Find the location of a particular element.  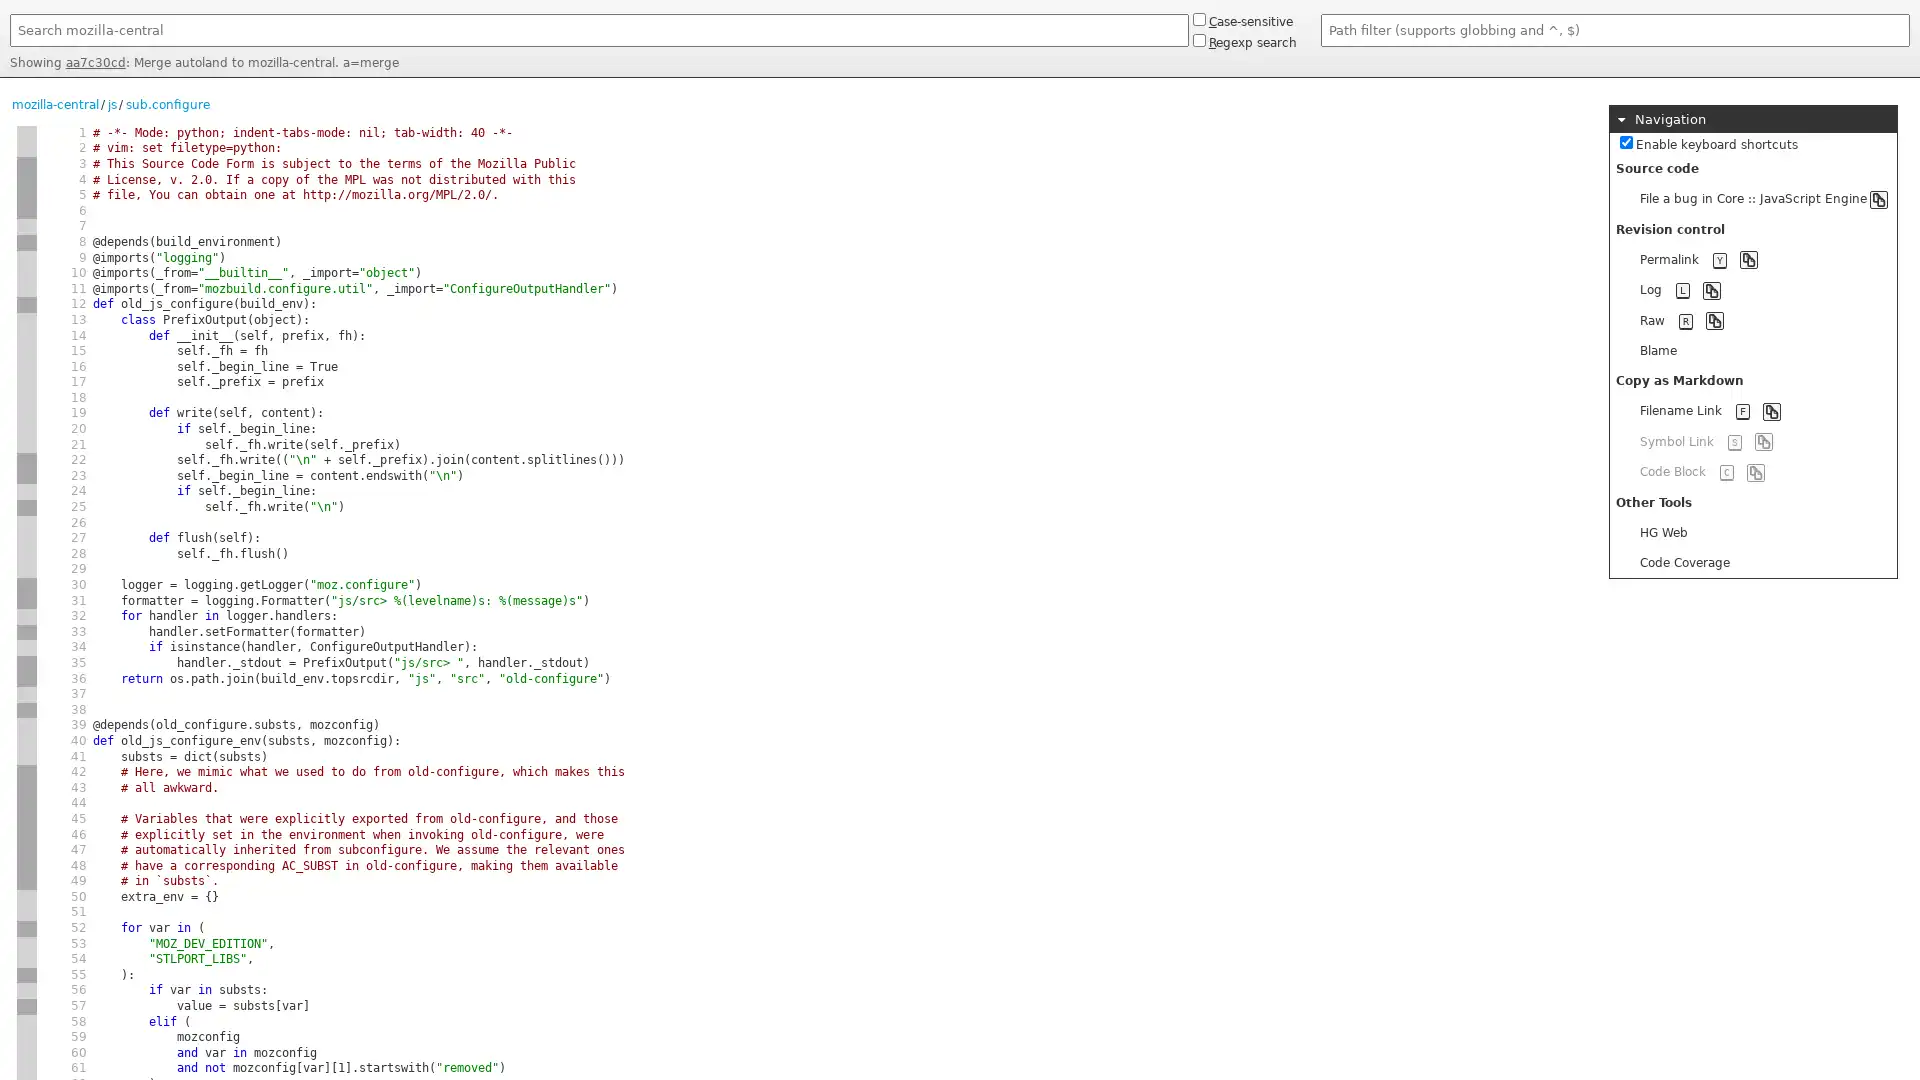

same hash 3 is located at coordinates (27, 958).